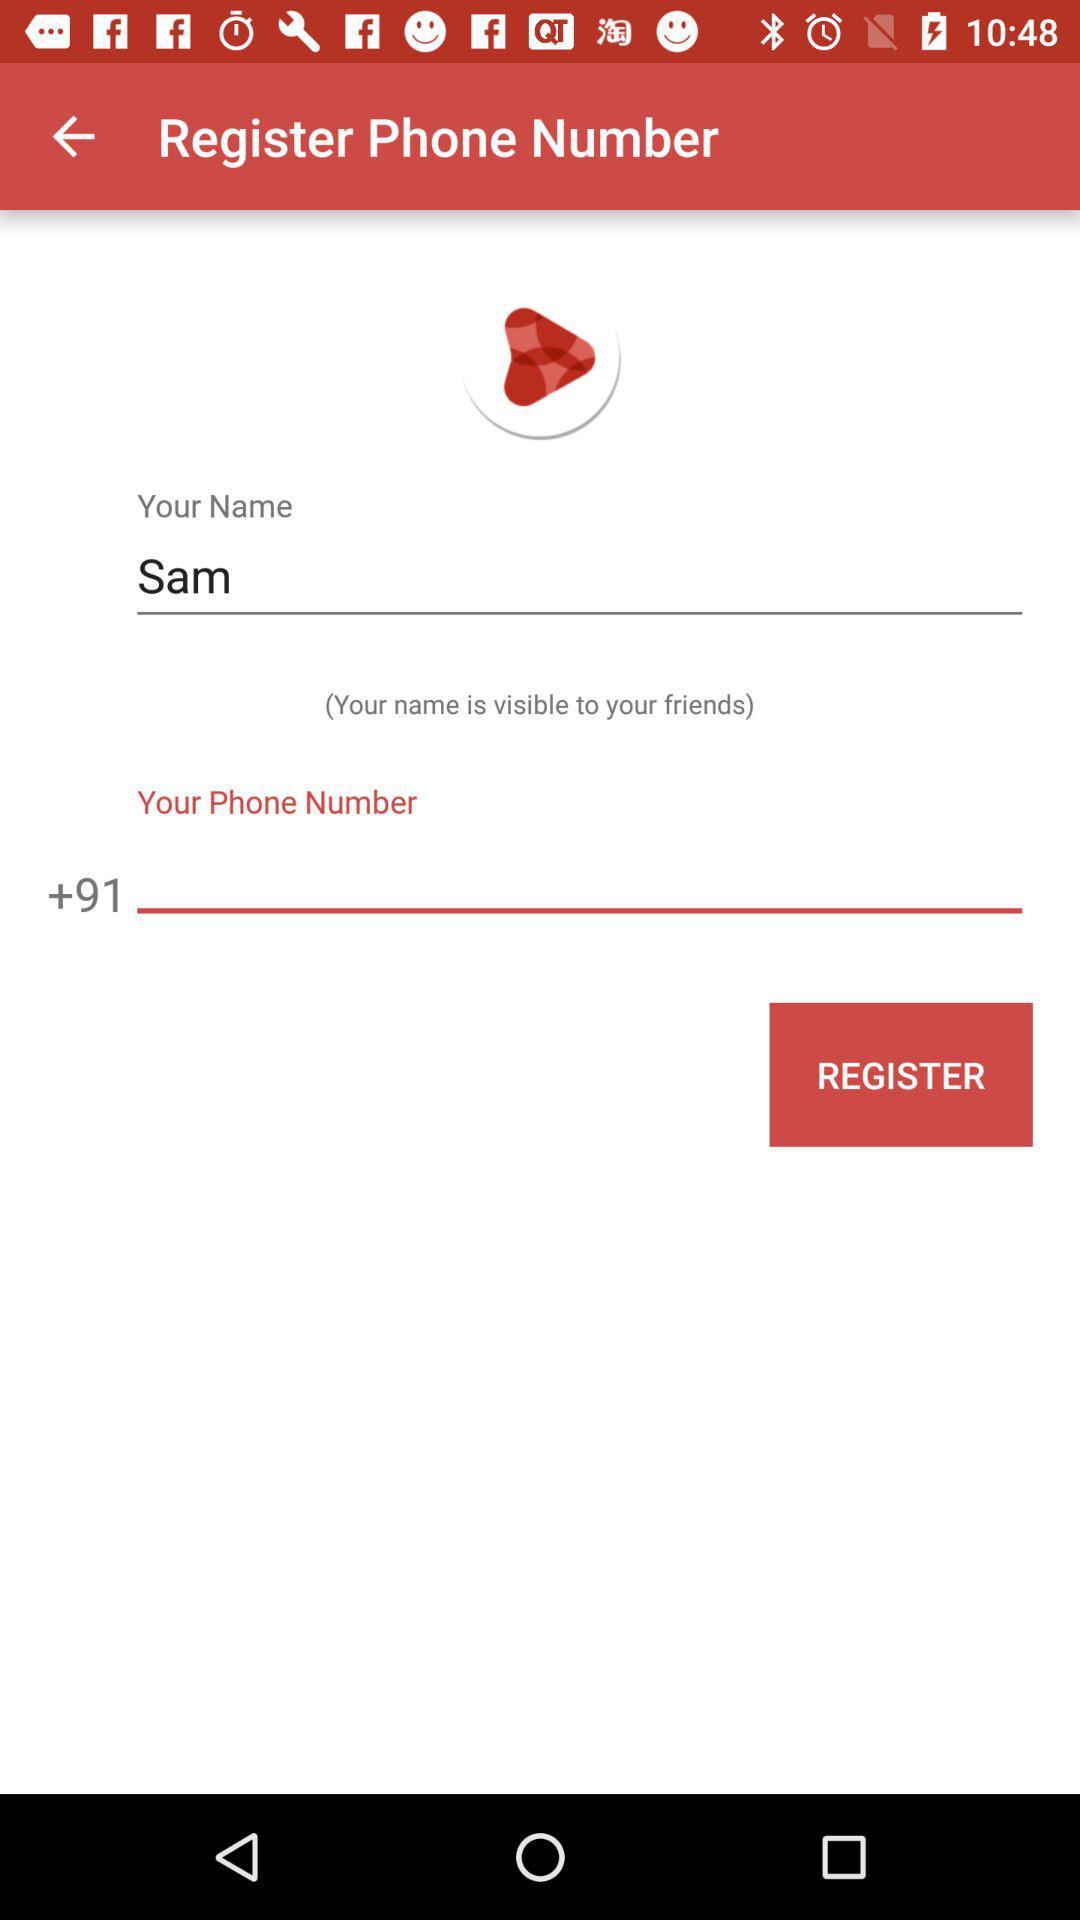 The width and height of the screenshot is (1080, 1920). I want to click on icon to the left of register phone number icon, so click(72, 135).